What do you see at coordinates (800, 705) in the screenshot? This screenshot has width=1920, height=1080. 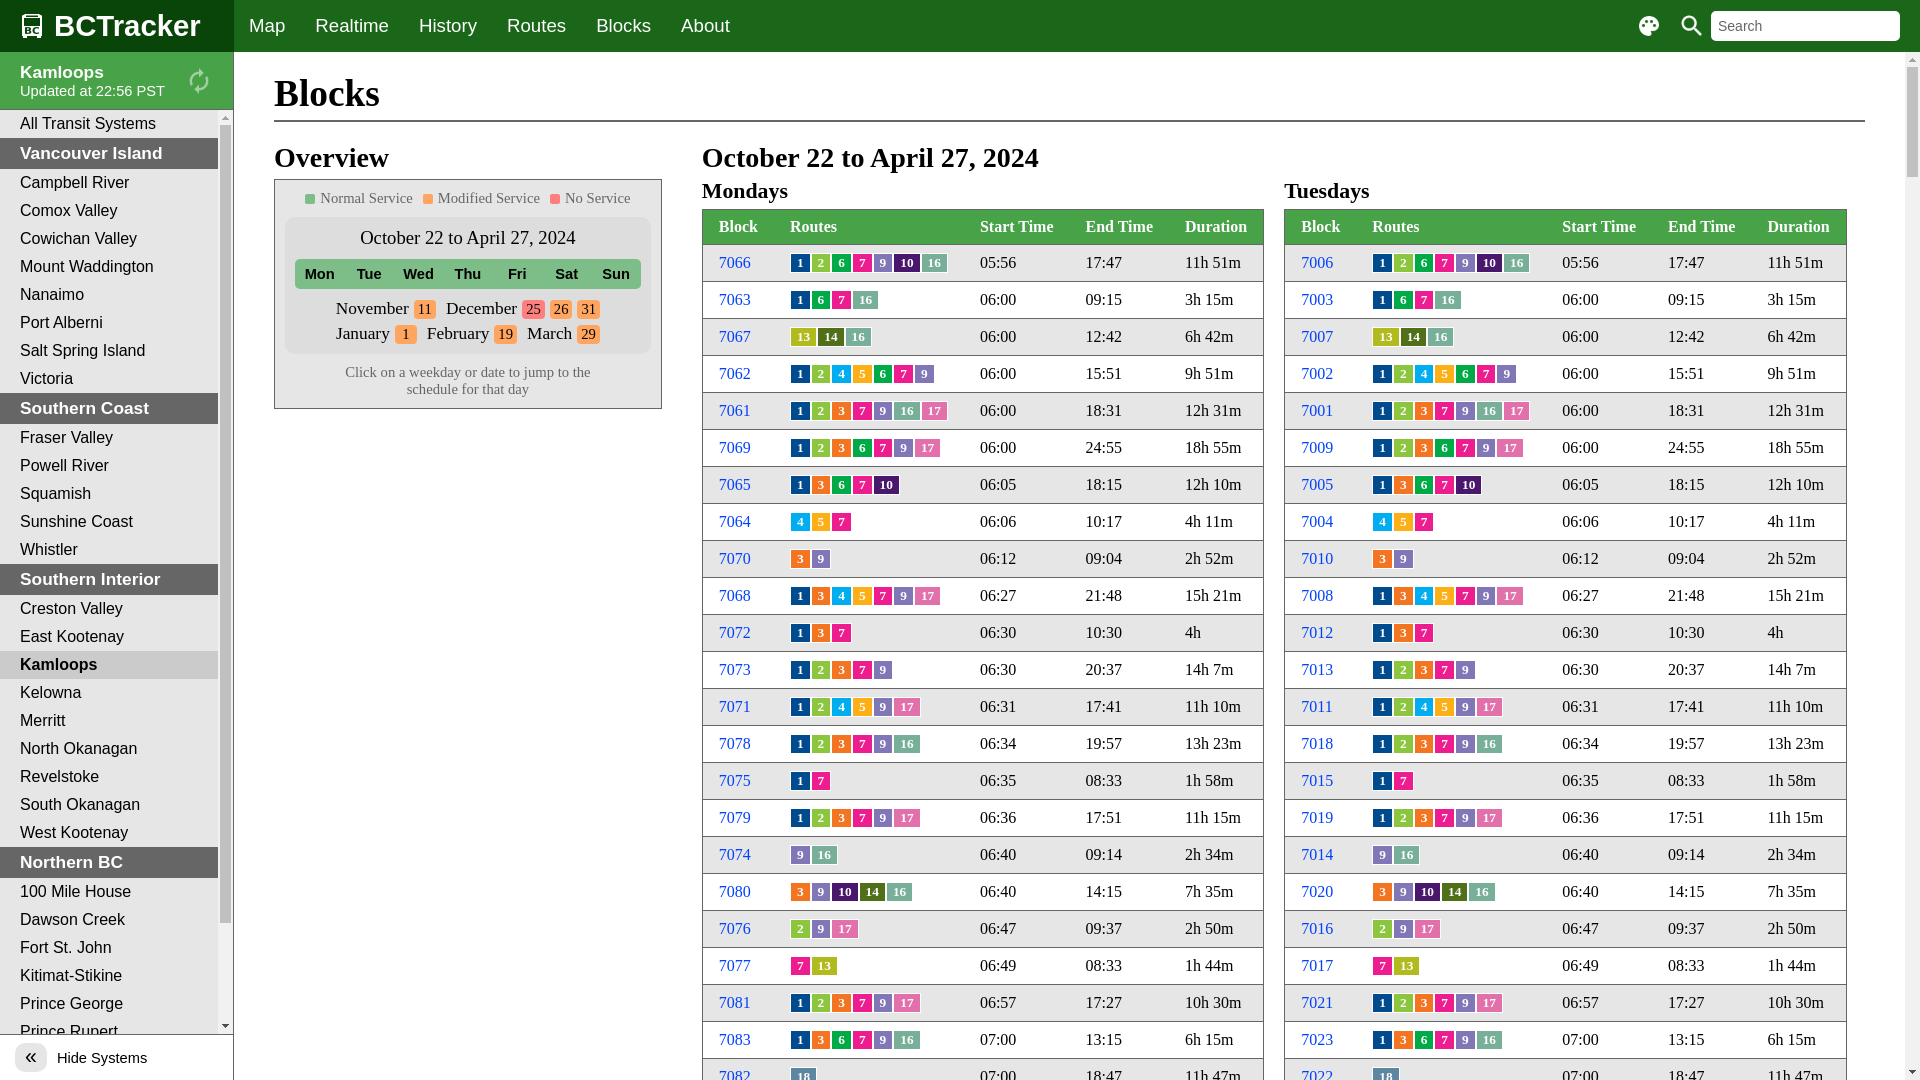 I see `'1'` at bounding box center [800, 705].